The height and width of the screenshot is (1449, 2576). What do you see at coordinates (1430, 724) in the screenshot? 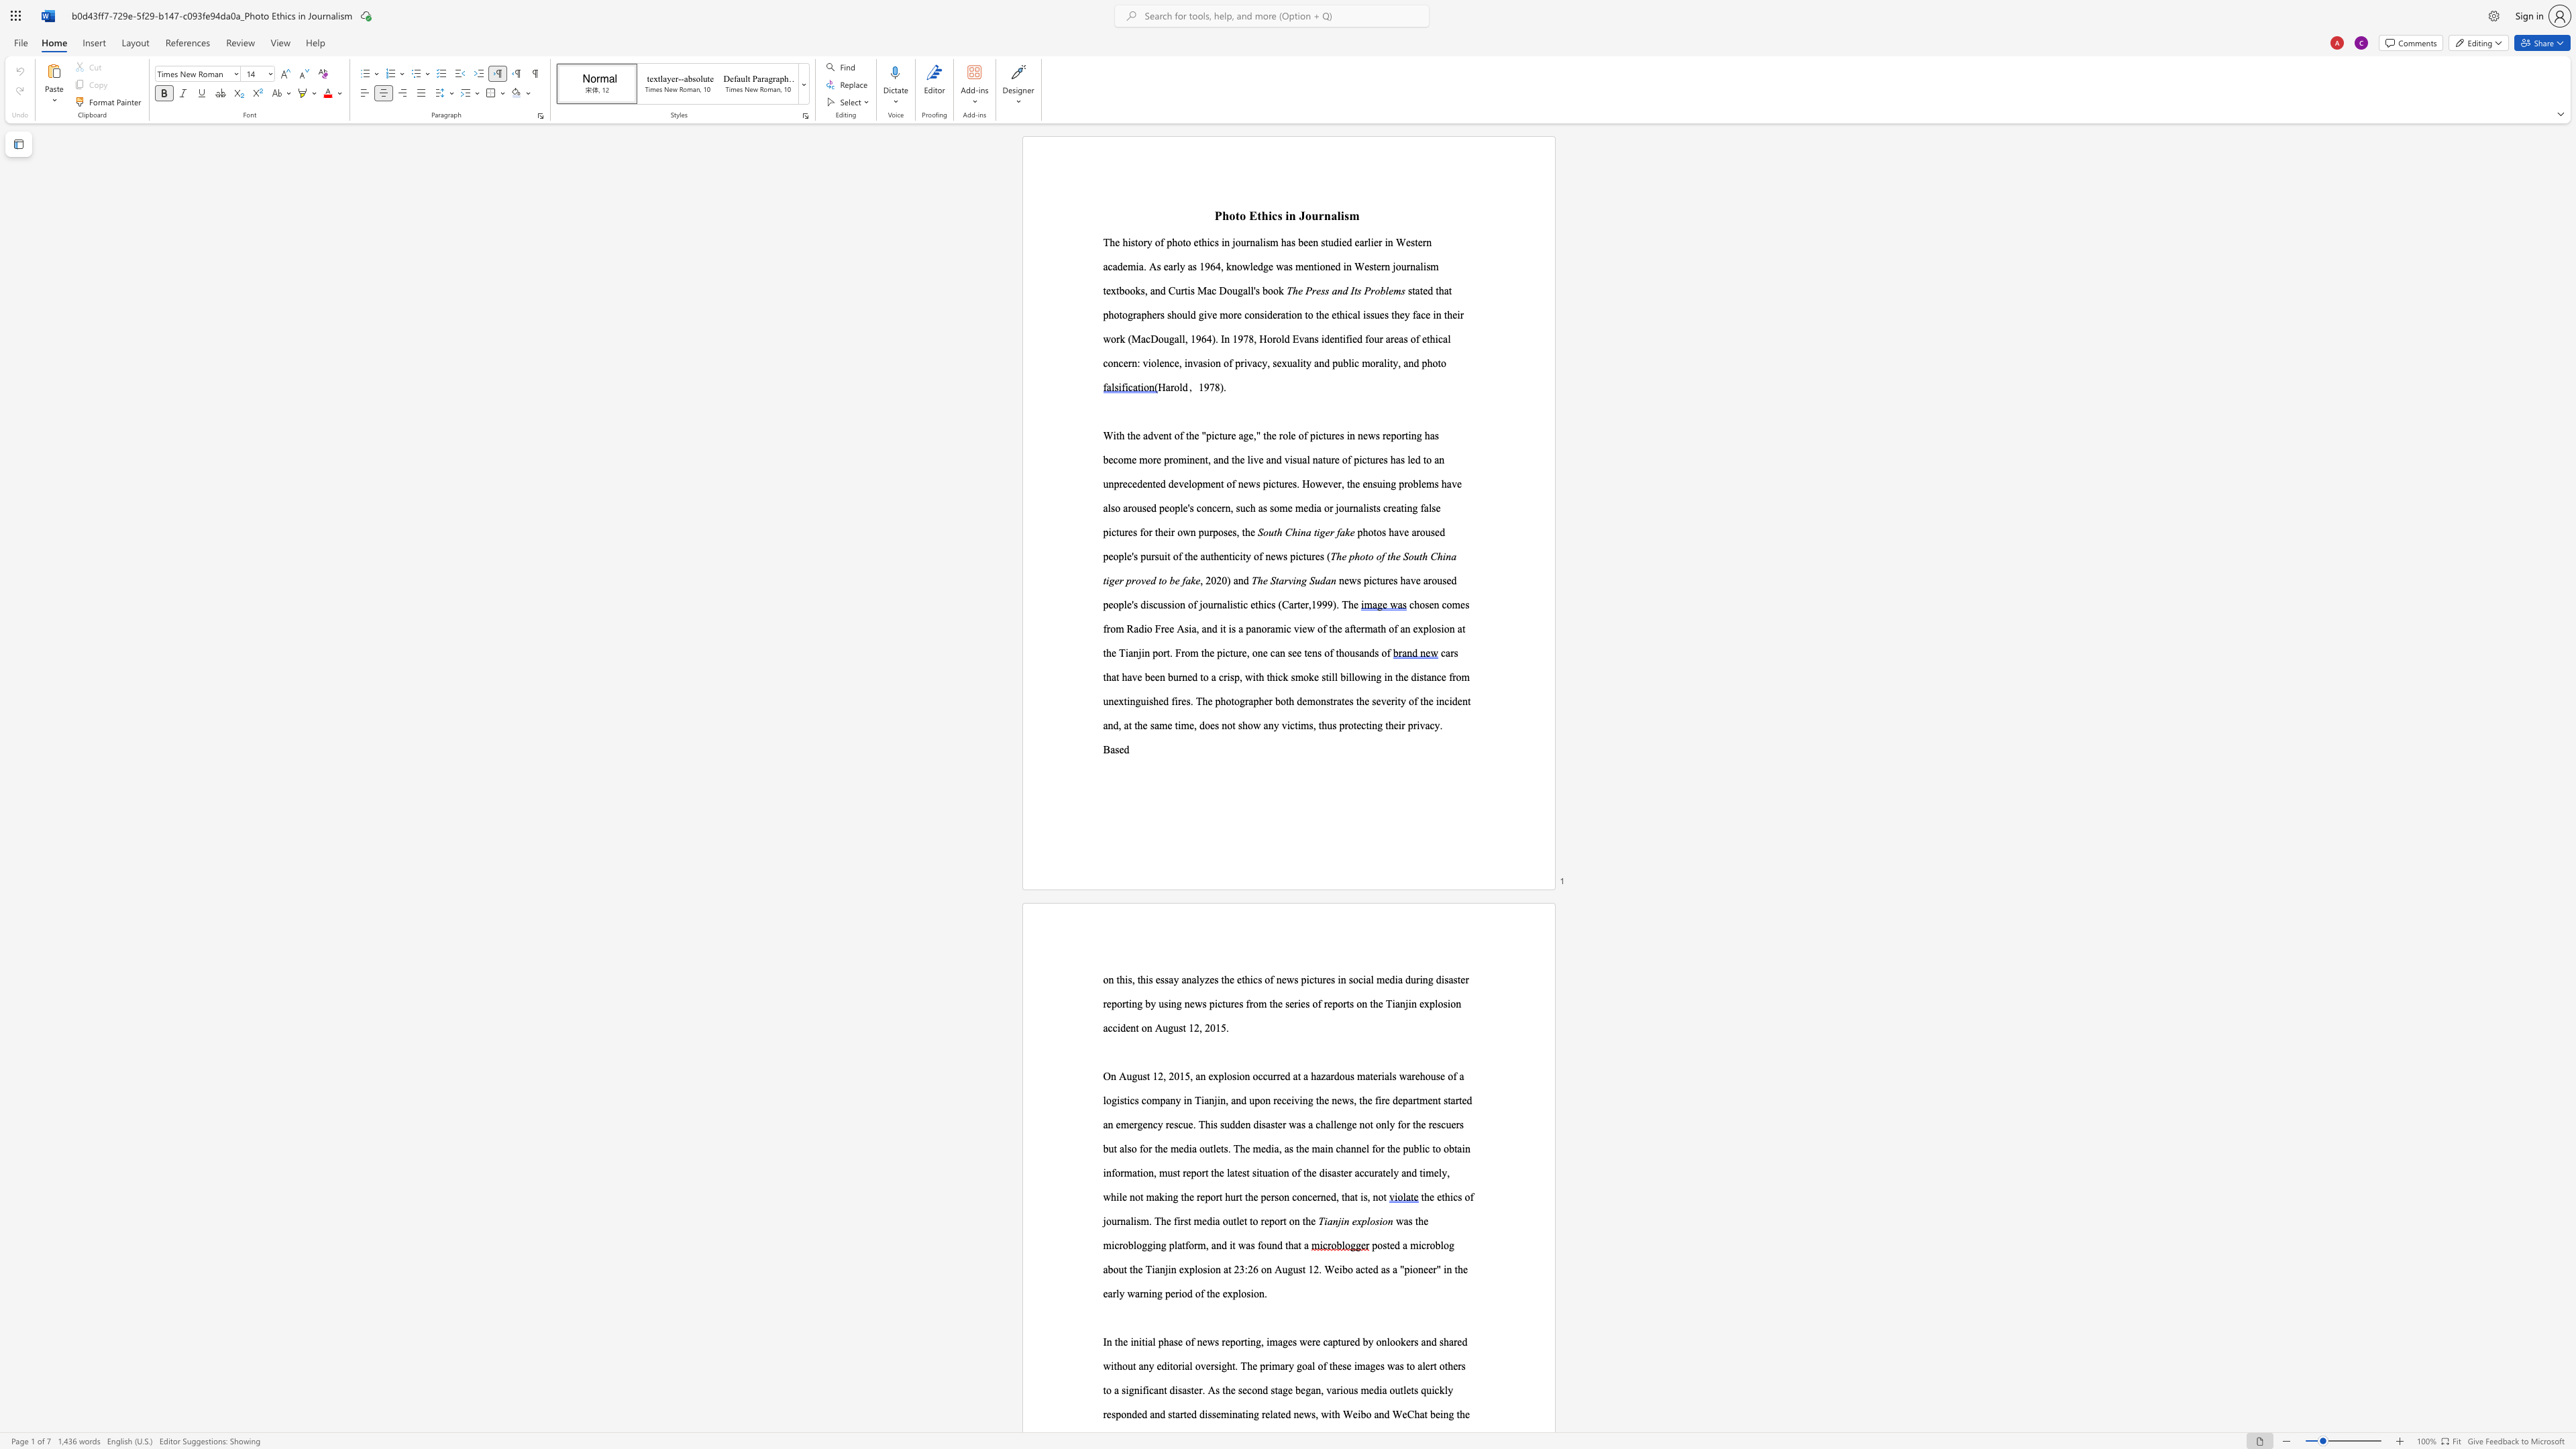
I see `the subset text "cy." within the text "the severity of the incident and, at the same time, does not show any victims, thus protecting their privacy."` at bounding box center [1430, 724].